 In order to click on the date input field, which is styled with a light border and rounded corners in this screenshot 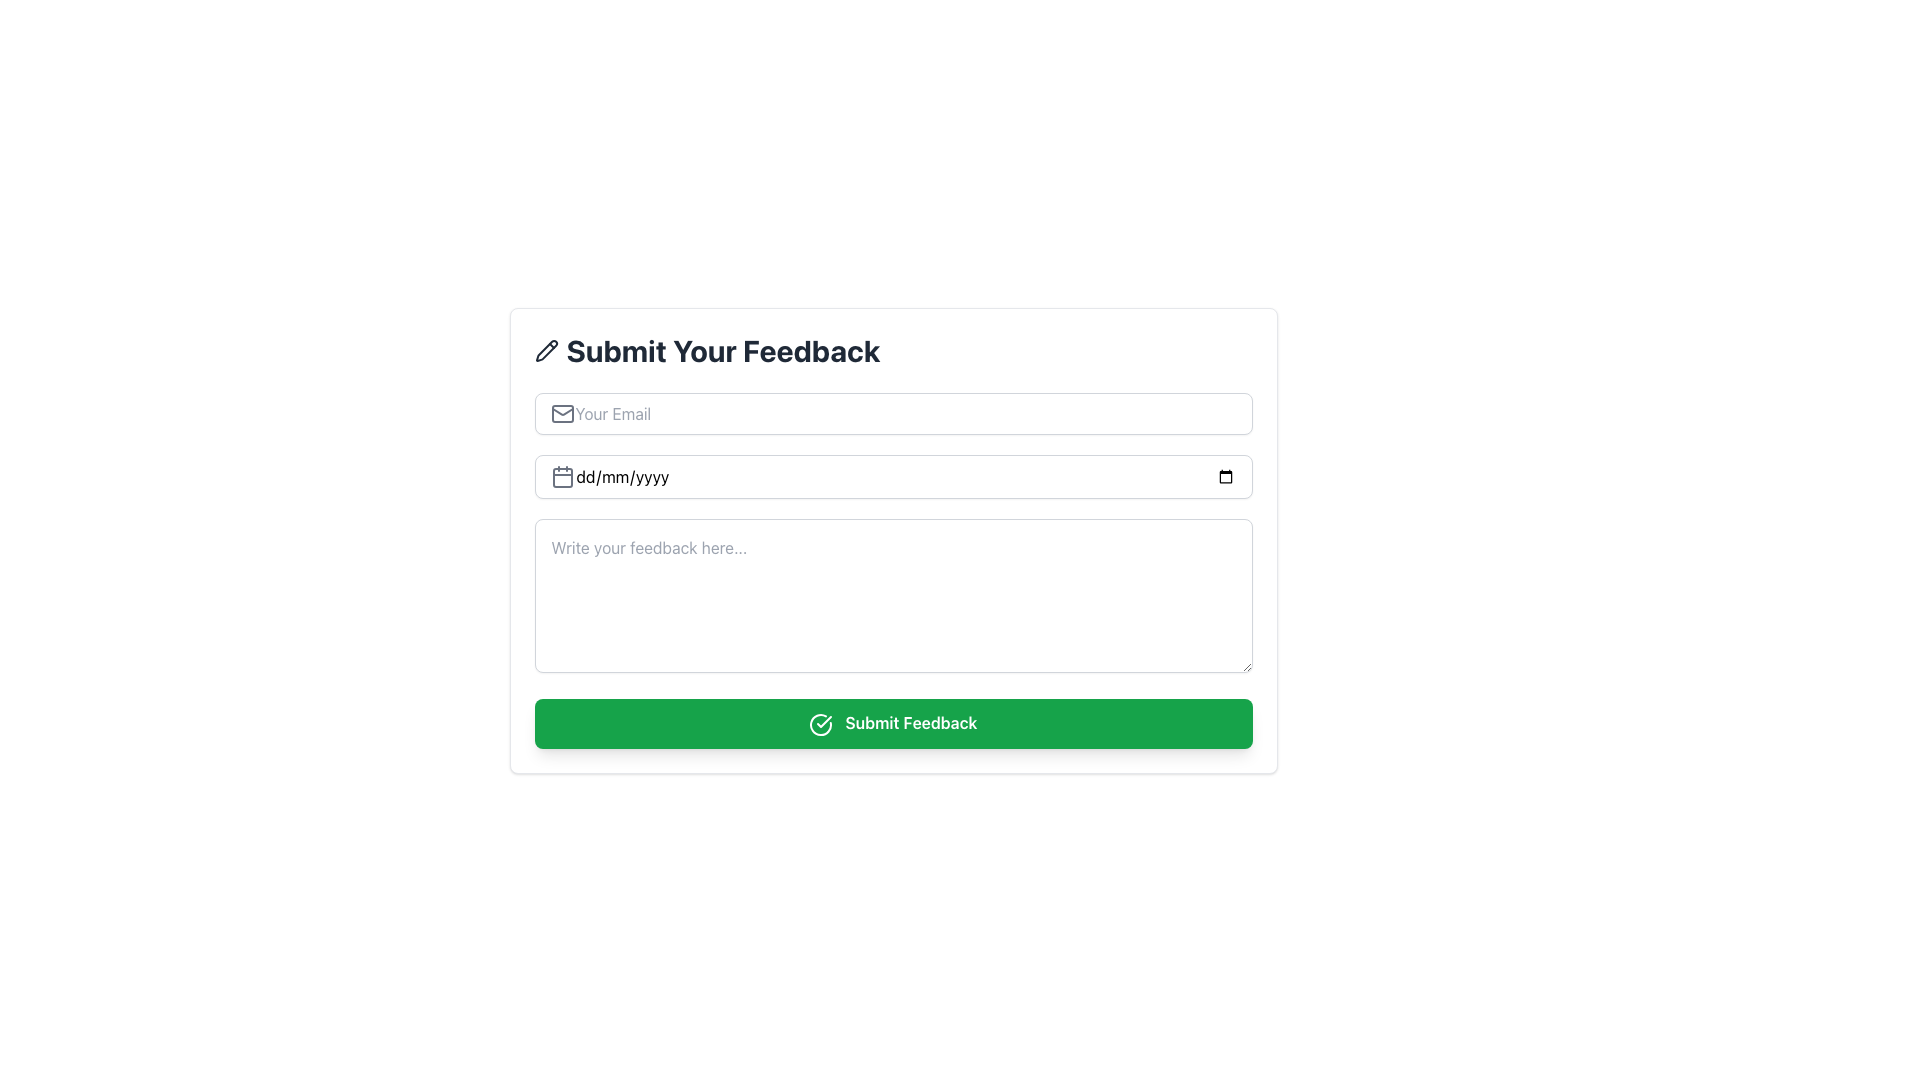, I will do `click(892, 477)`.